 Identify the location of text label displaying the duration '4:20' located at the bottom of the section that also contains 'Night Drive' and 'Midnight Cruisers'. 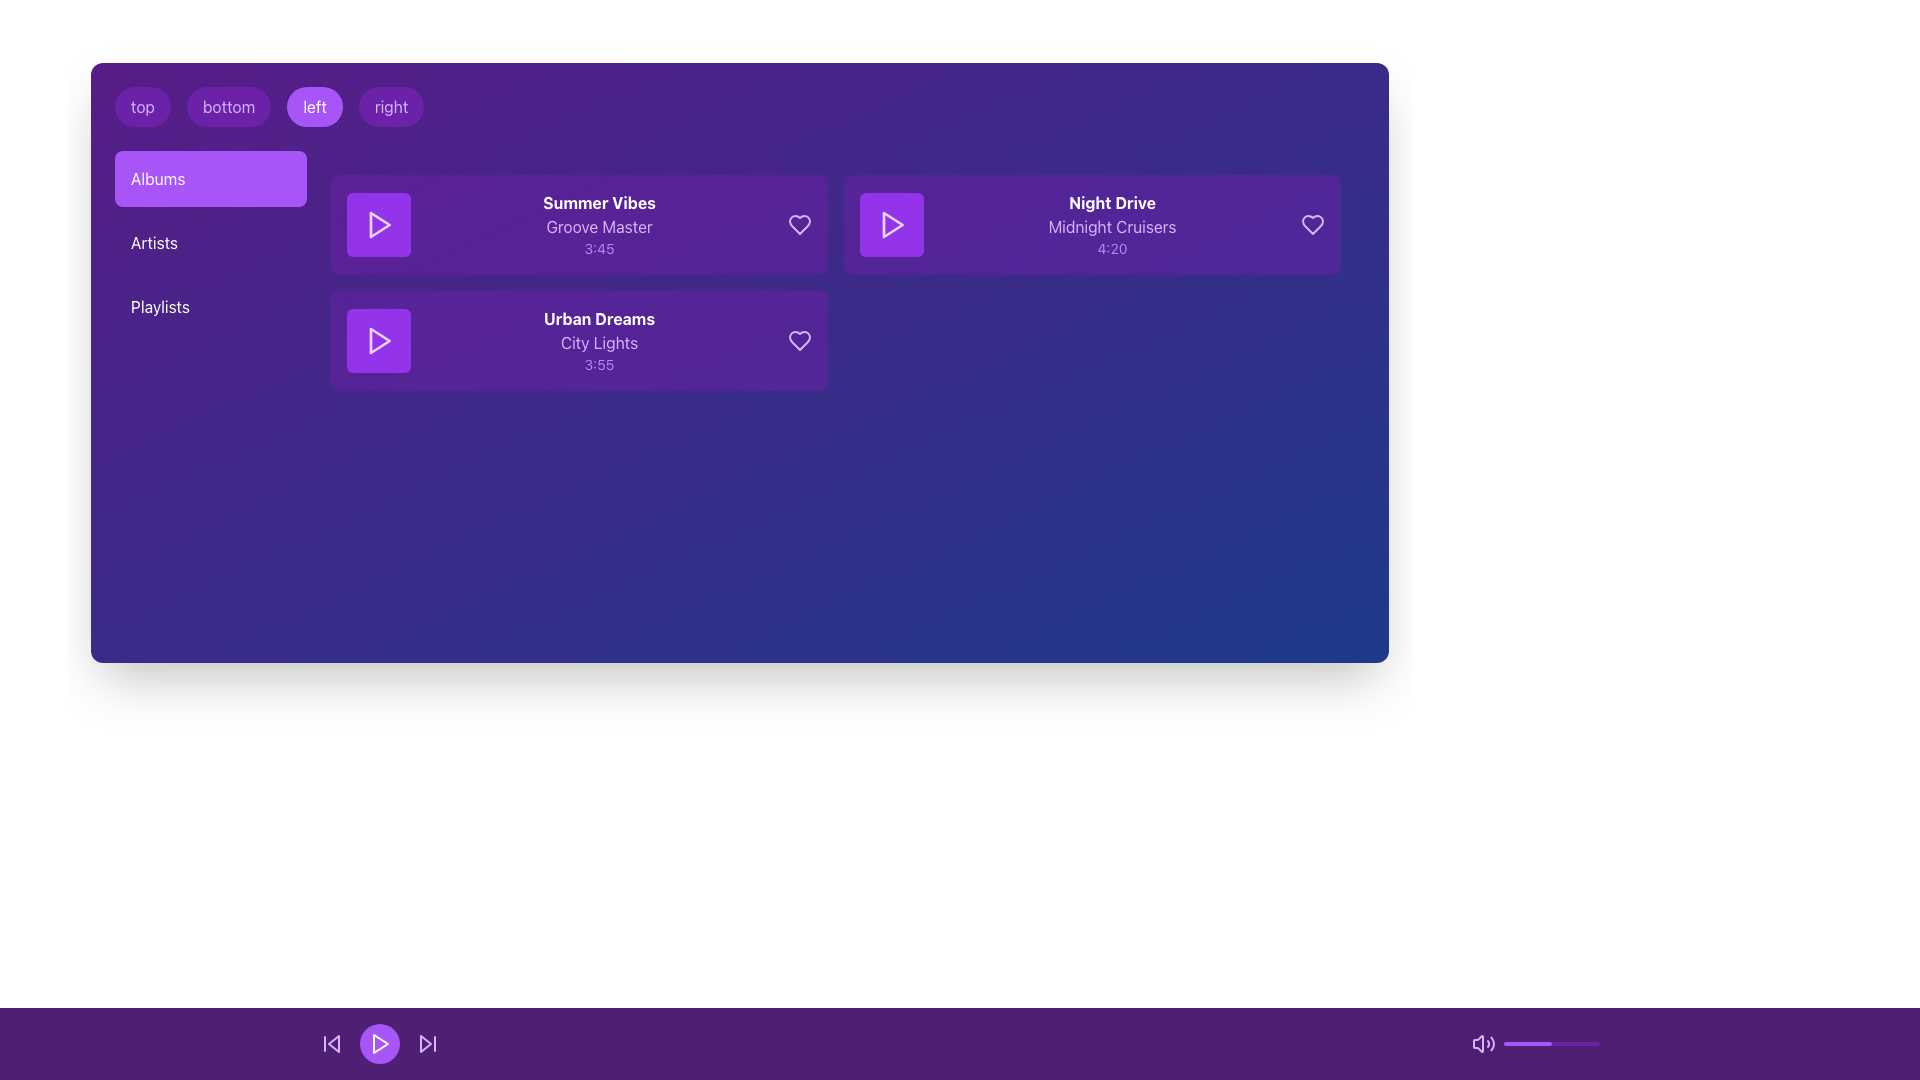
(1111, 248).